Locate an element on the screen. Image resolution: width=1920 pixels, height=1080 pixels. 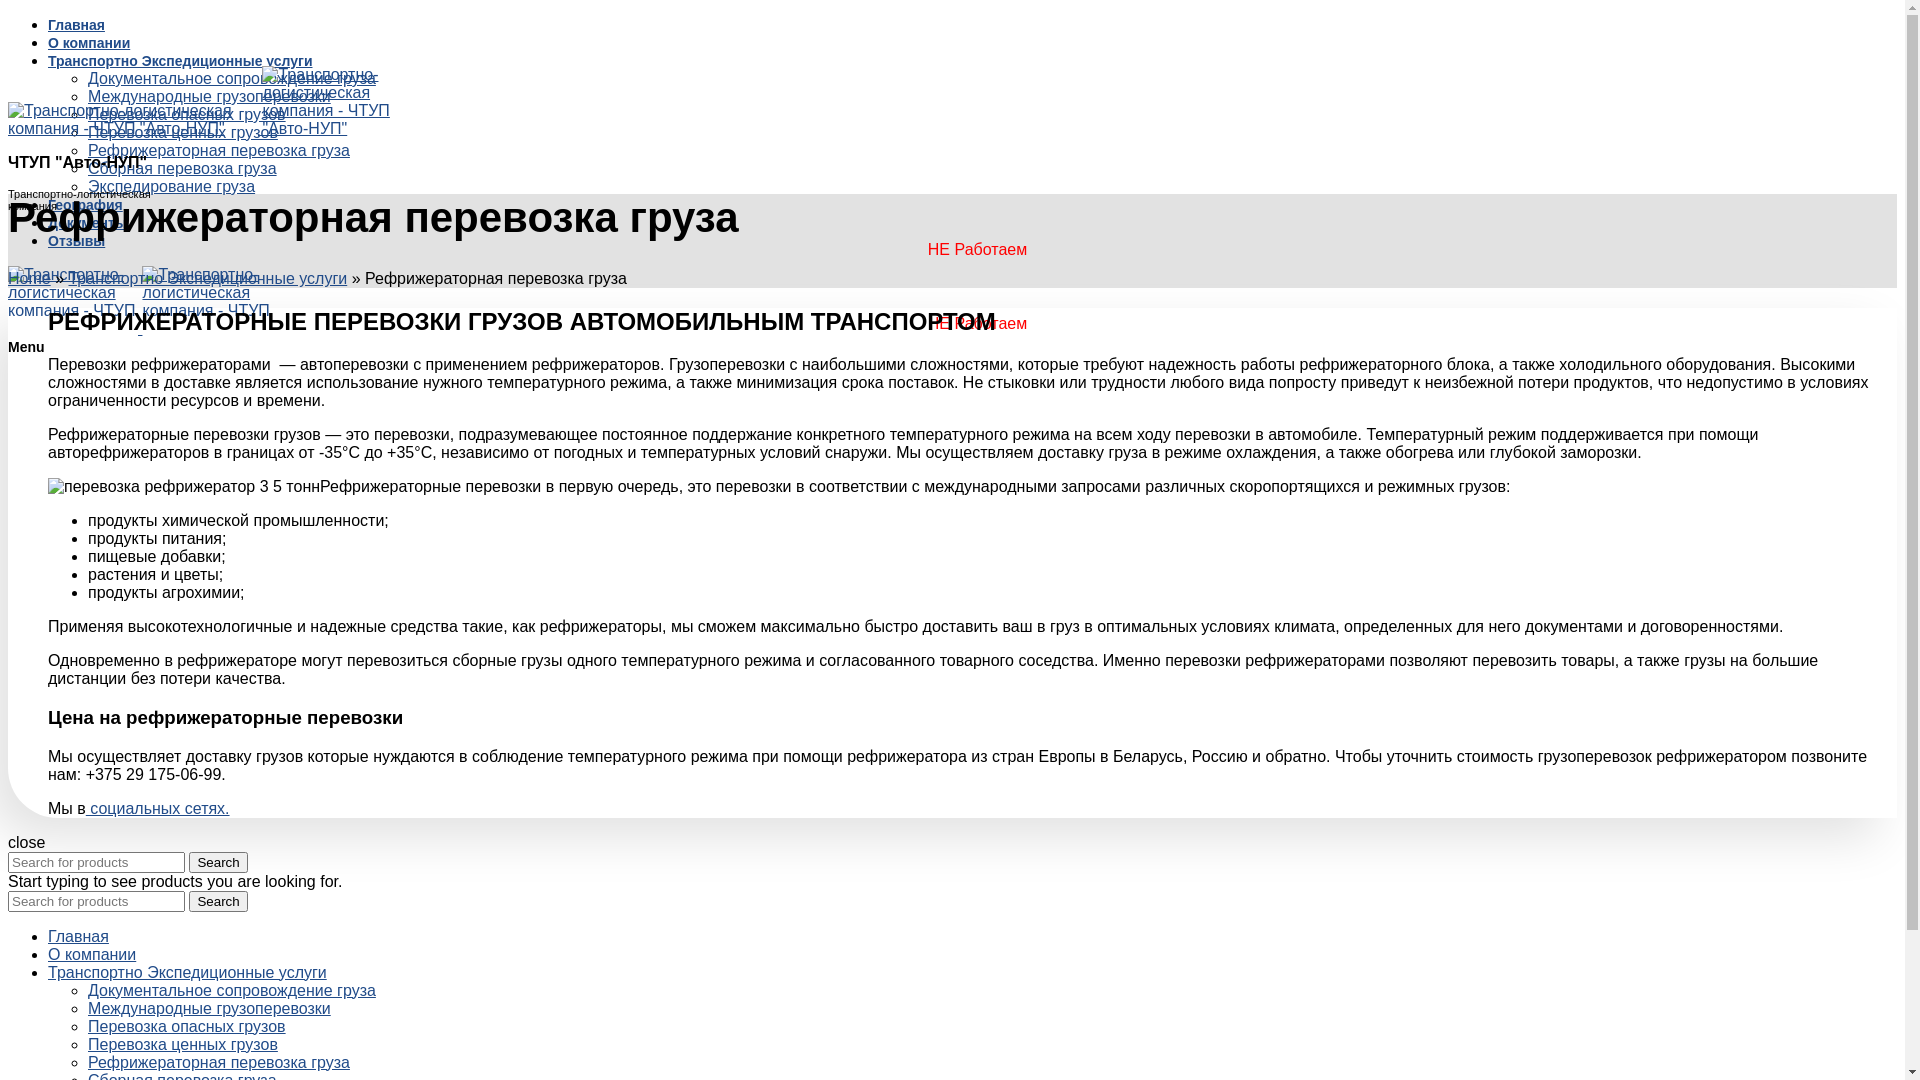
'Search' is located at coordinates (217, 861).